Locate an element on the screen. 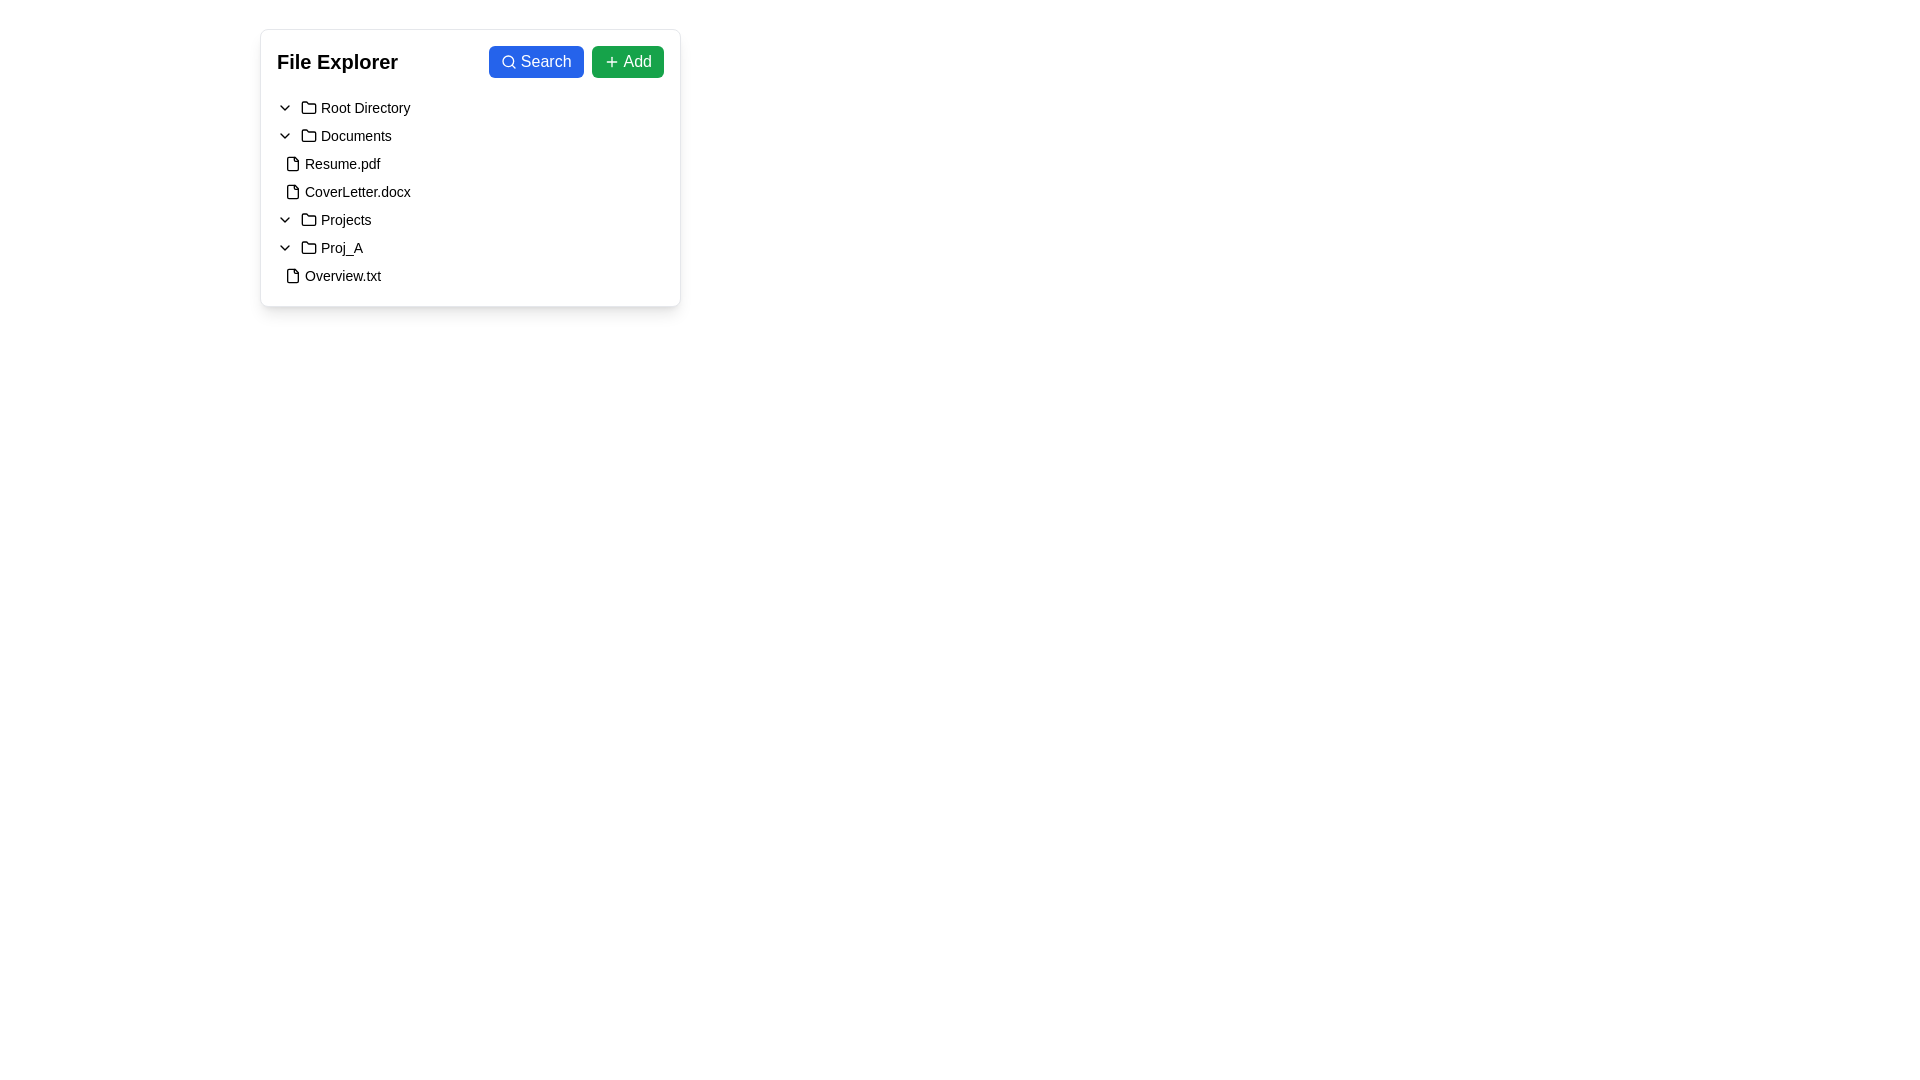 The width and height of the screenshot is (1920, 1080). the leftmost button in the upper-right region of the 'File Explorer' card to initiate a search operation is located at coordinates (536, 60).